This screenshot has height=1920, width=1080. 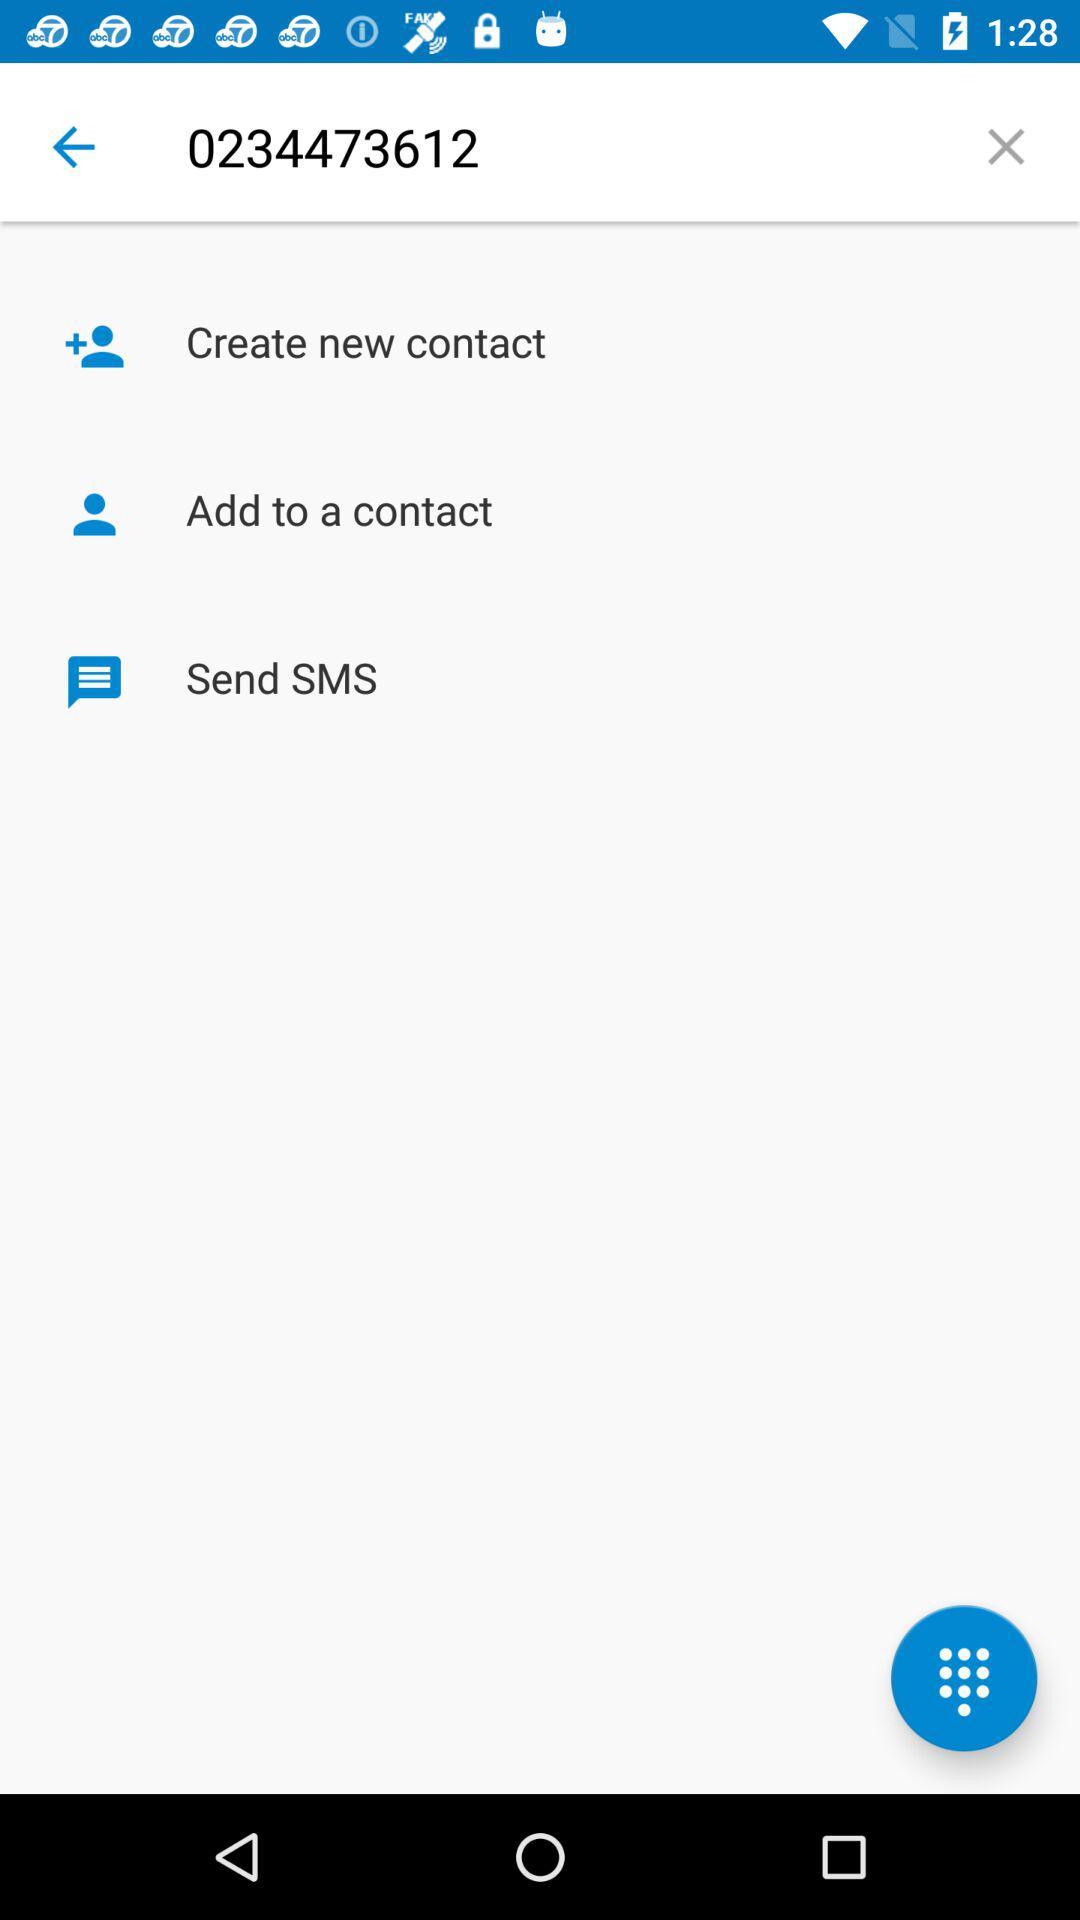 What do you see at coordinates (94, 514) in the screenshot?
I see `the icon in front of text add to a contact` at bounding box center [94, 514].